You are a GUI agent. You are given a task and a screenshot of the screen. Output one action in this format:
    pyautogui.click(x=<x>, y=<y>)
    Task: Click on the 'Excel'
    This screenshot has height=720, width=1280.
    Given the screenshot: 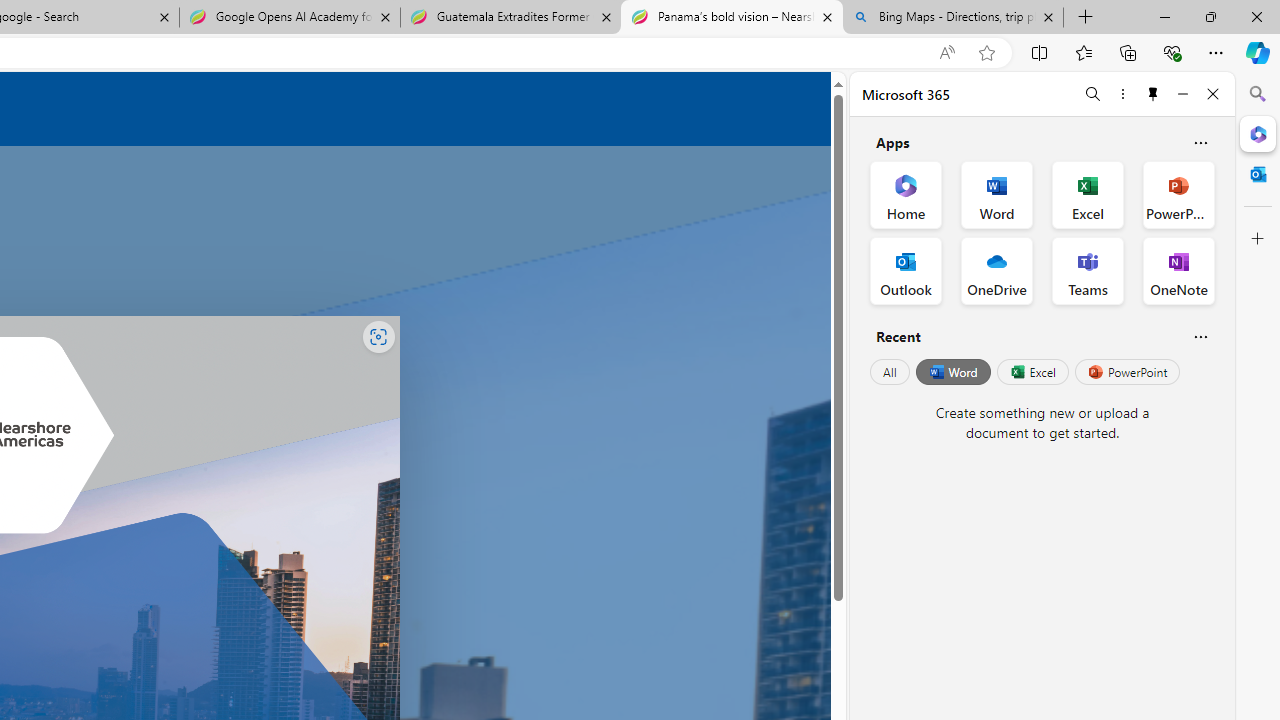 What is the action you would take?
    pyautogui.click(x=1032, y=372)
    